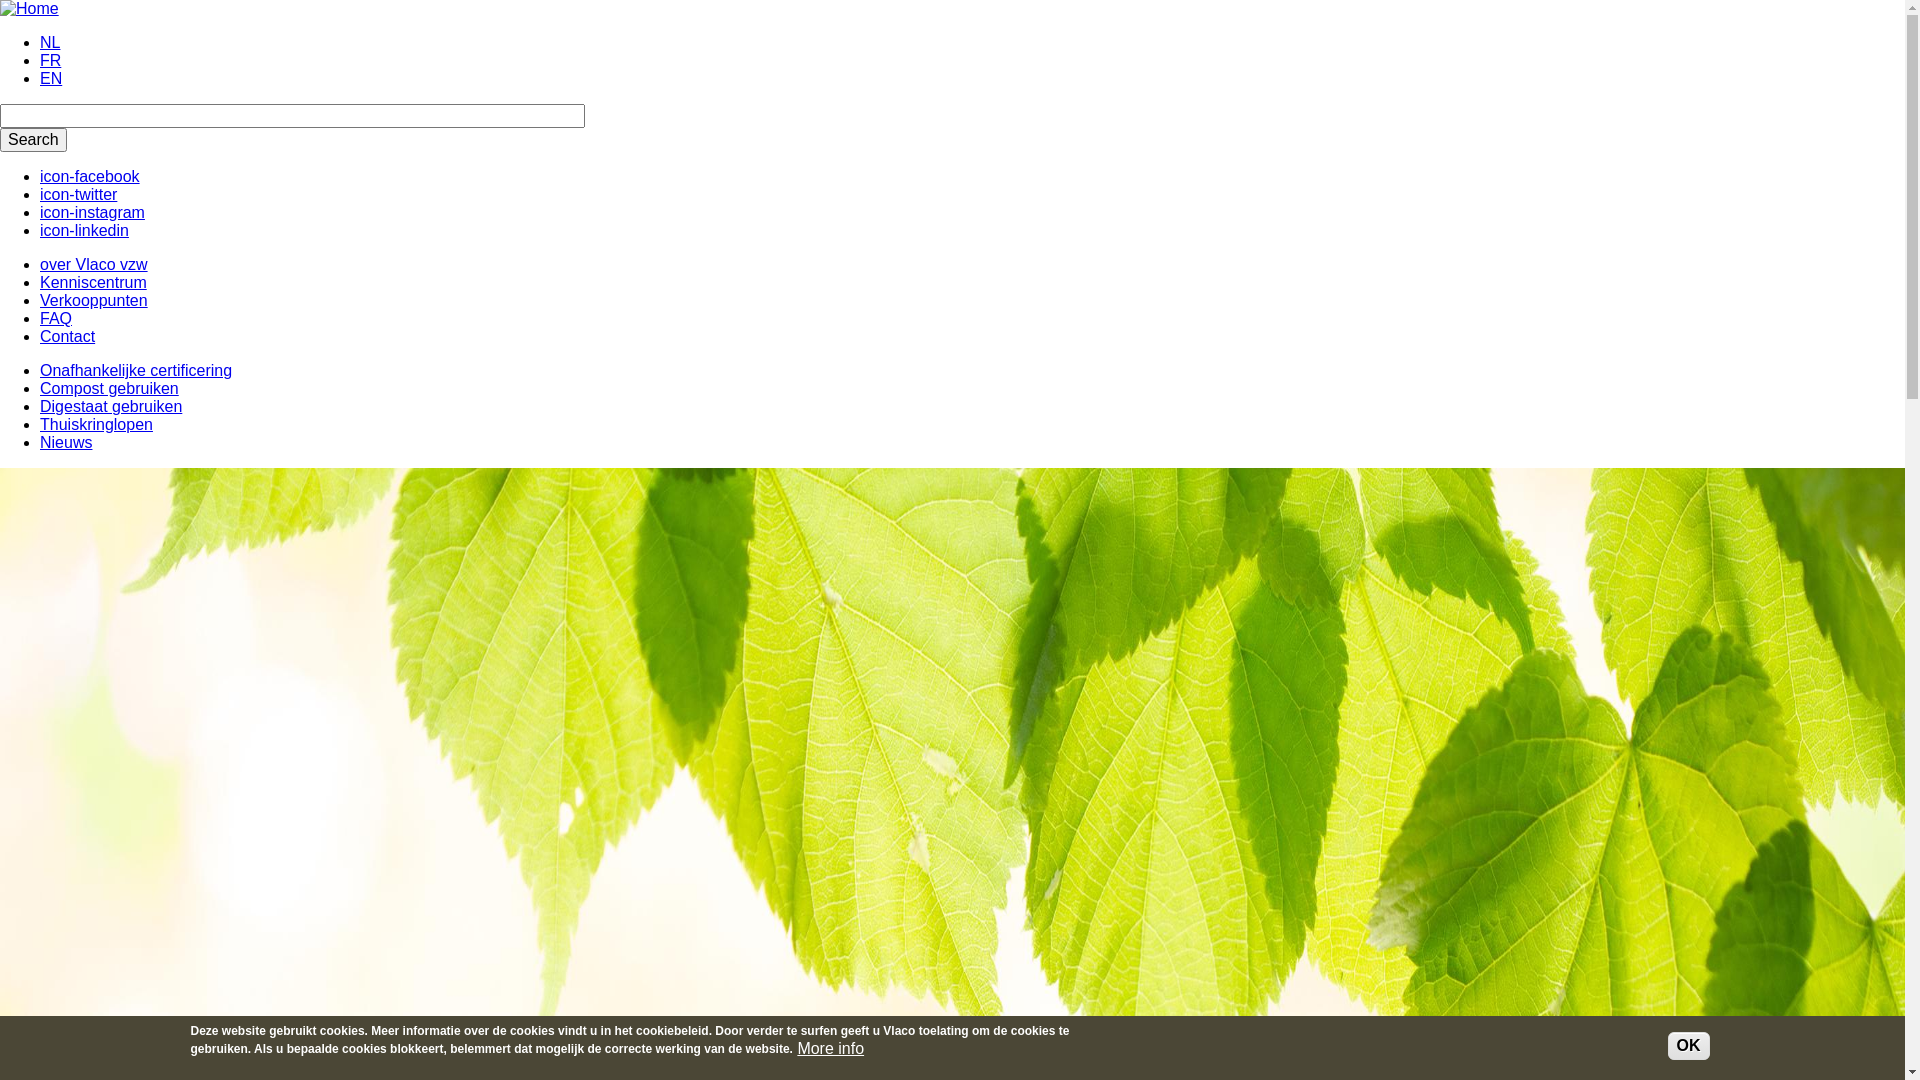 This screenshot has height=1080, width=1920. Describe the element at coordinates (67, 335) in the screenshot. I see `'Contact'` at that location.